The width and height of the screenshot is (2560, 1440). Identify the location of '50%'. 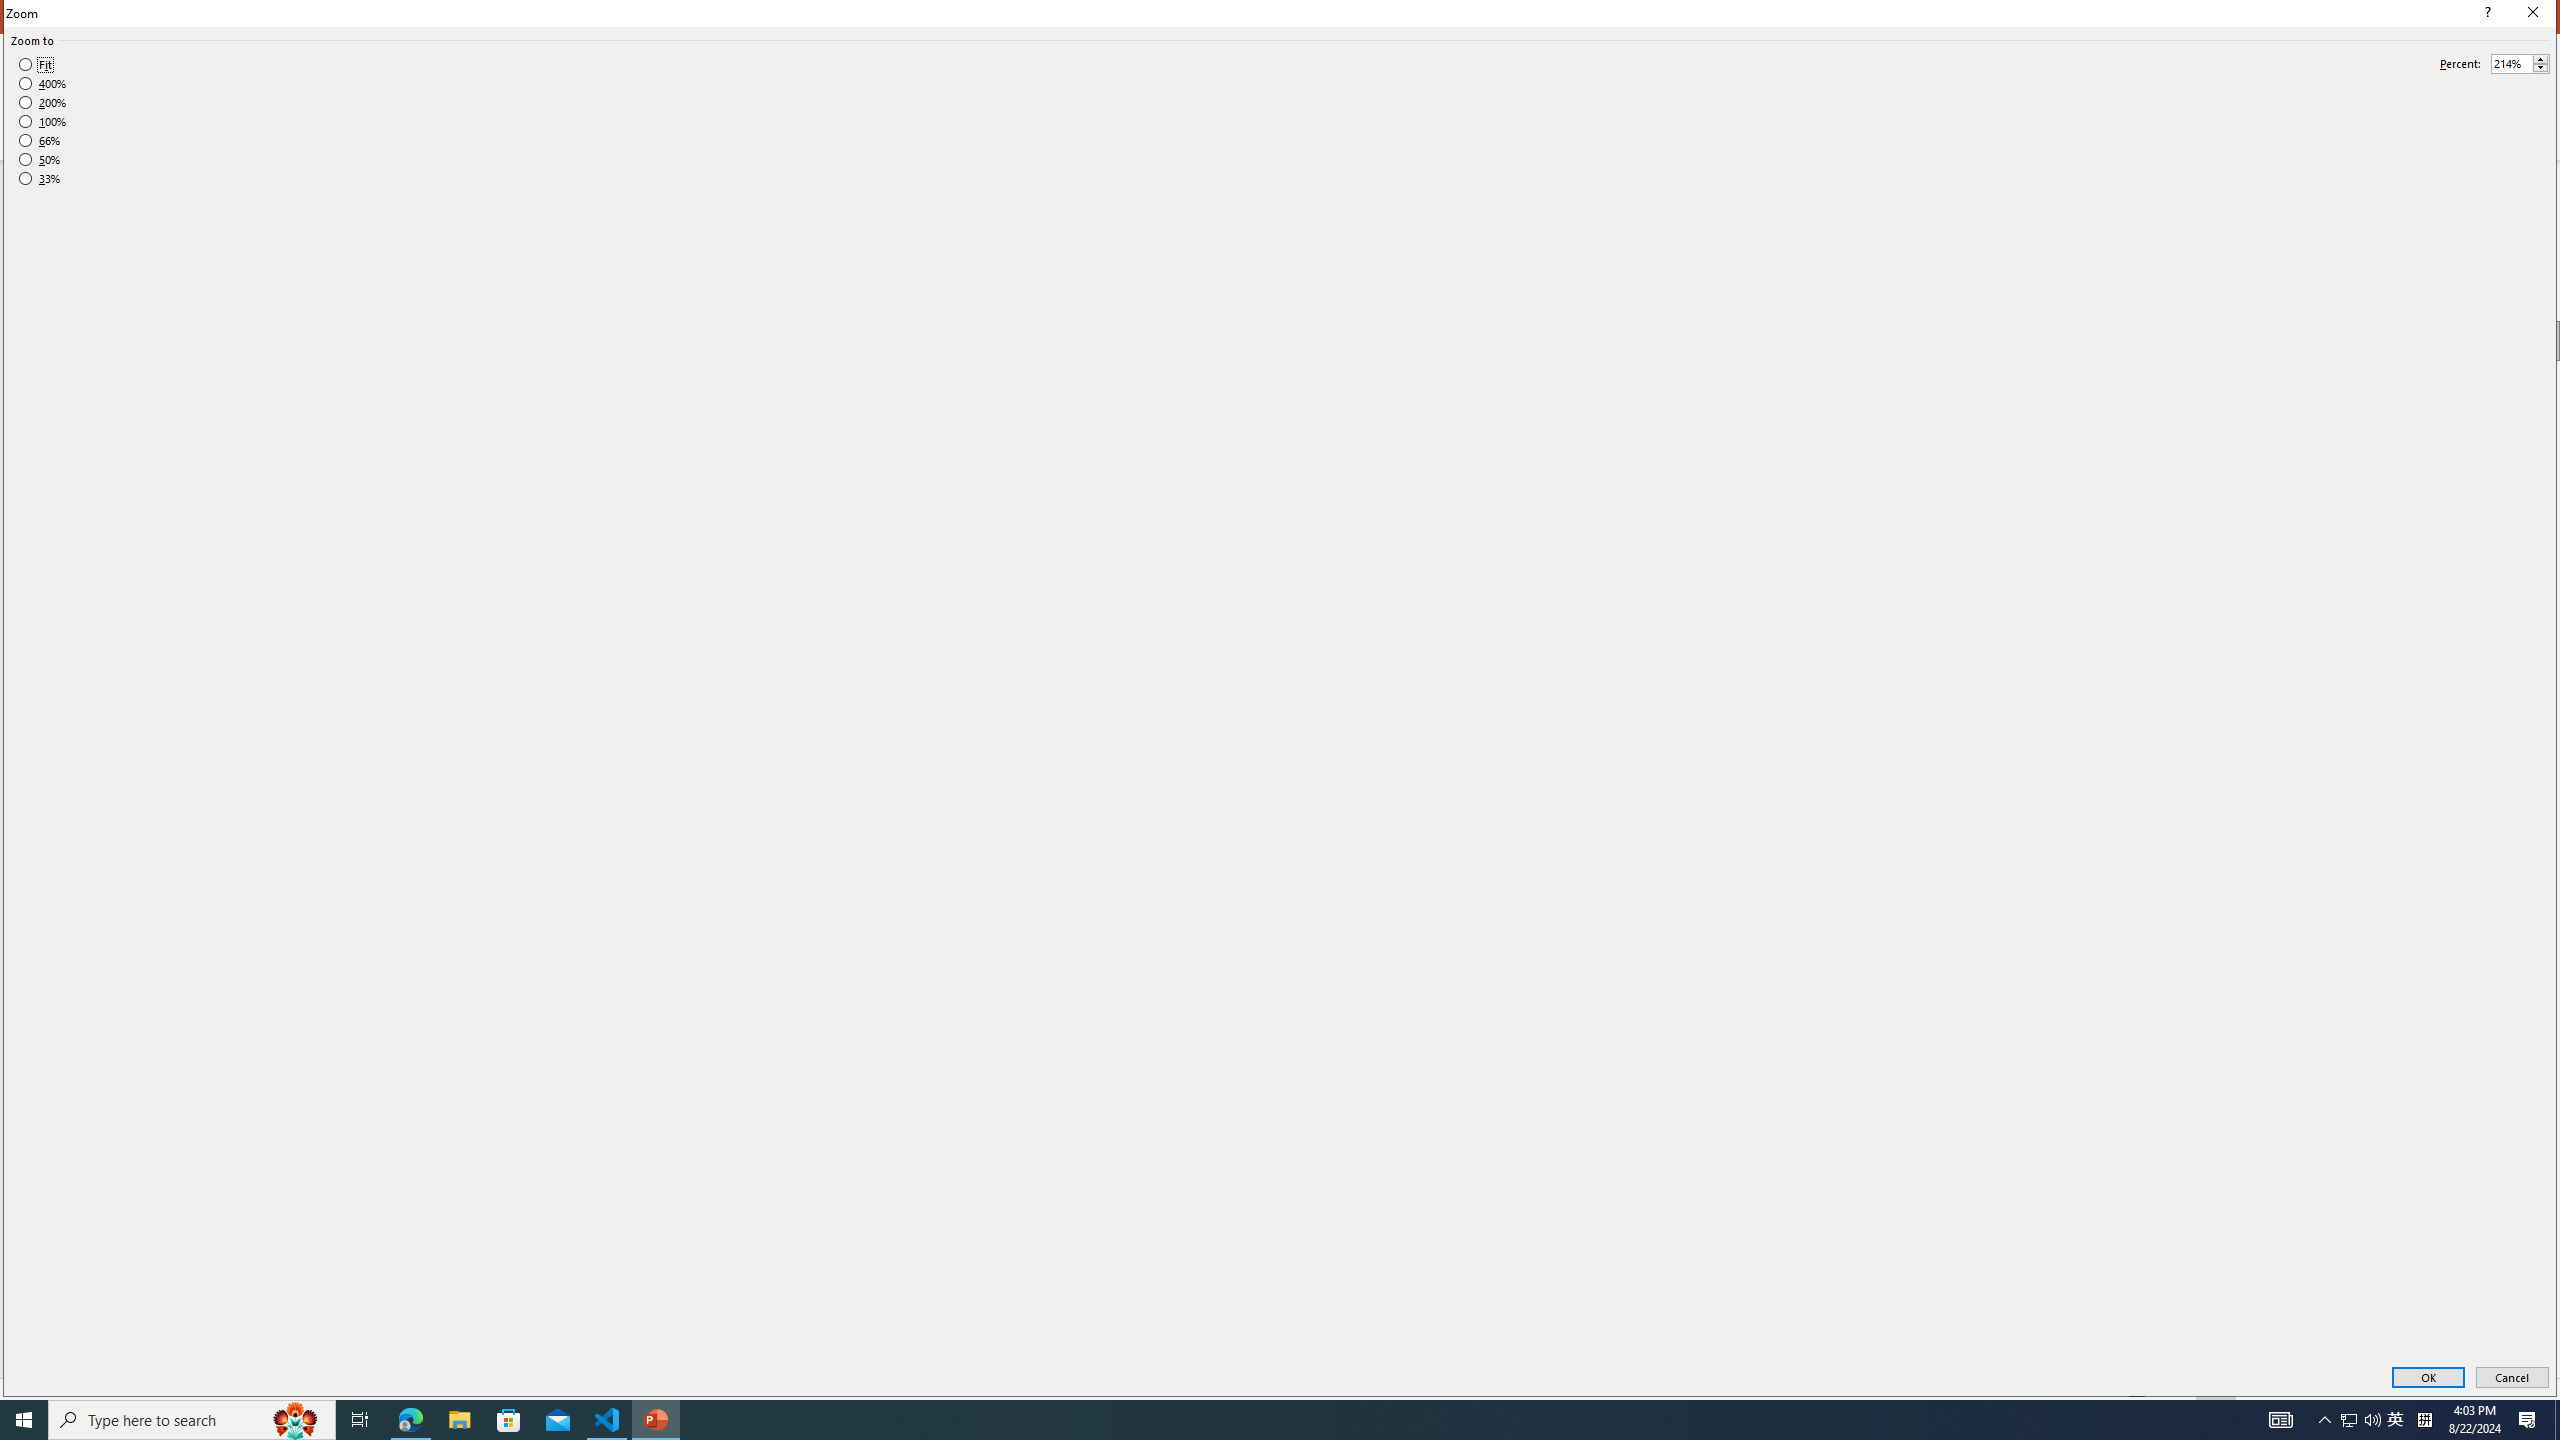
(38, 160).